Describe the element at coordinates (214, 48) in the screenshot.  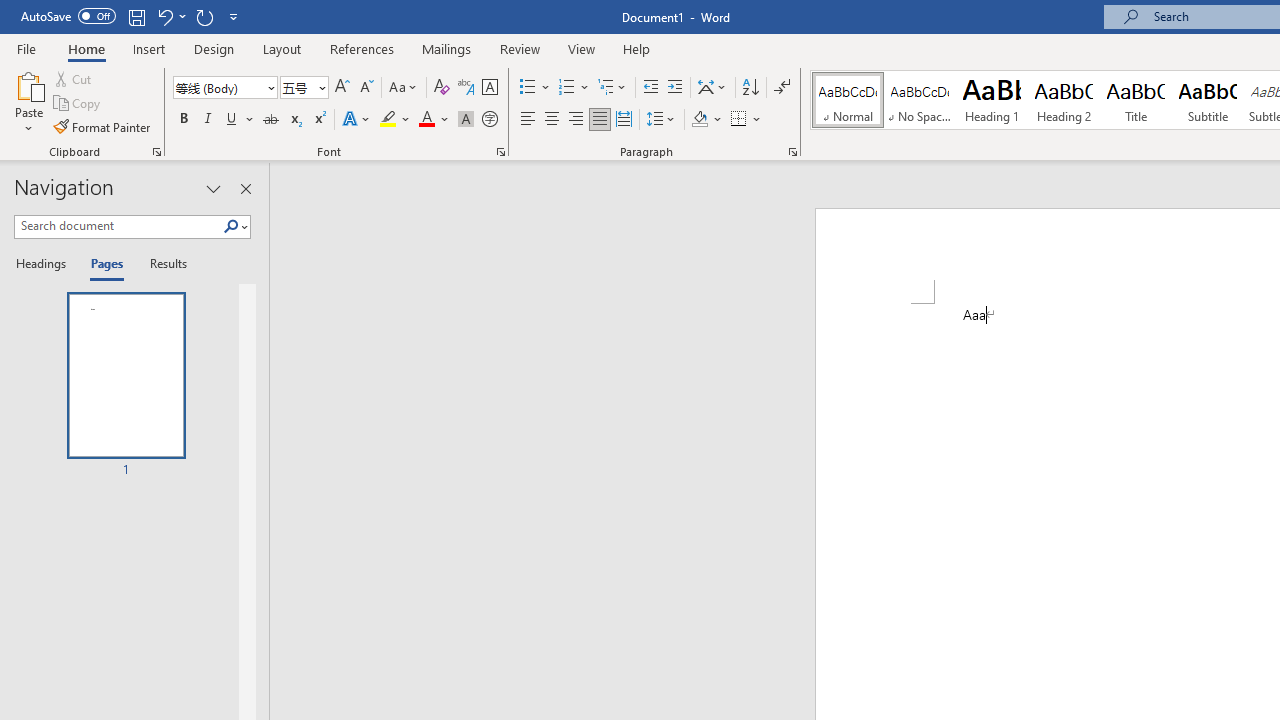
I see `'Design'` at that location.